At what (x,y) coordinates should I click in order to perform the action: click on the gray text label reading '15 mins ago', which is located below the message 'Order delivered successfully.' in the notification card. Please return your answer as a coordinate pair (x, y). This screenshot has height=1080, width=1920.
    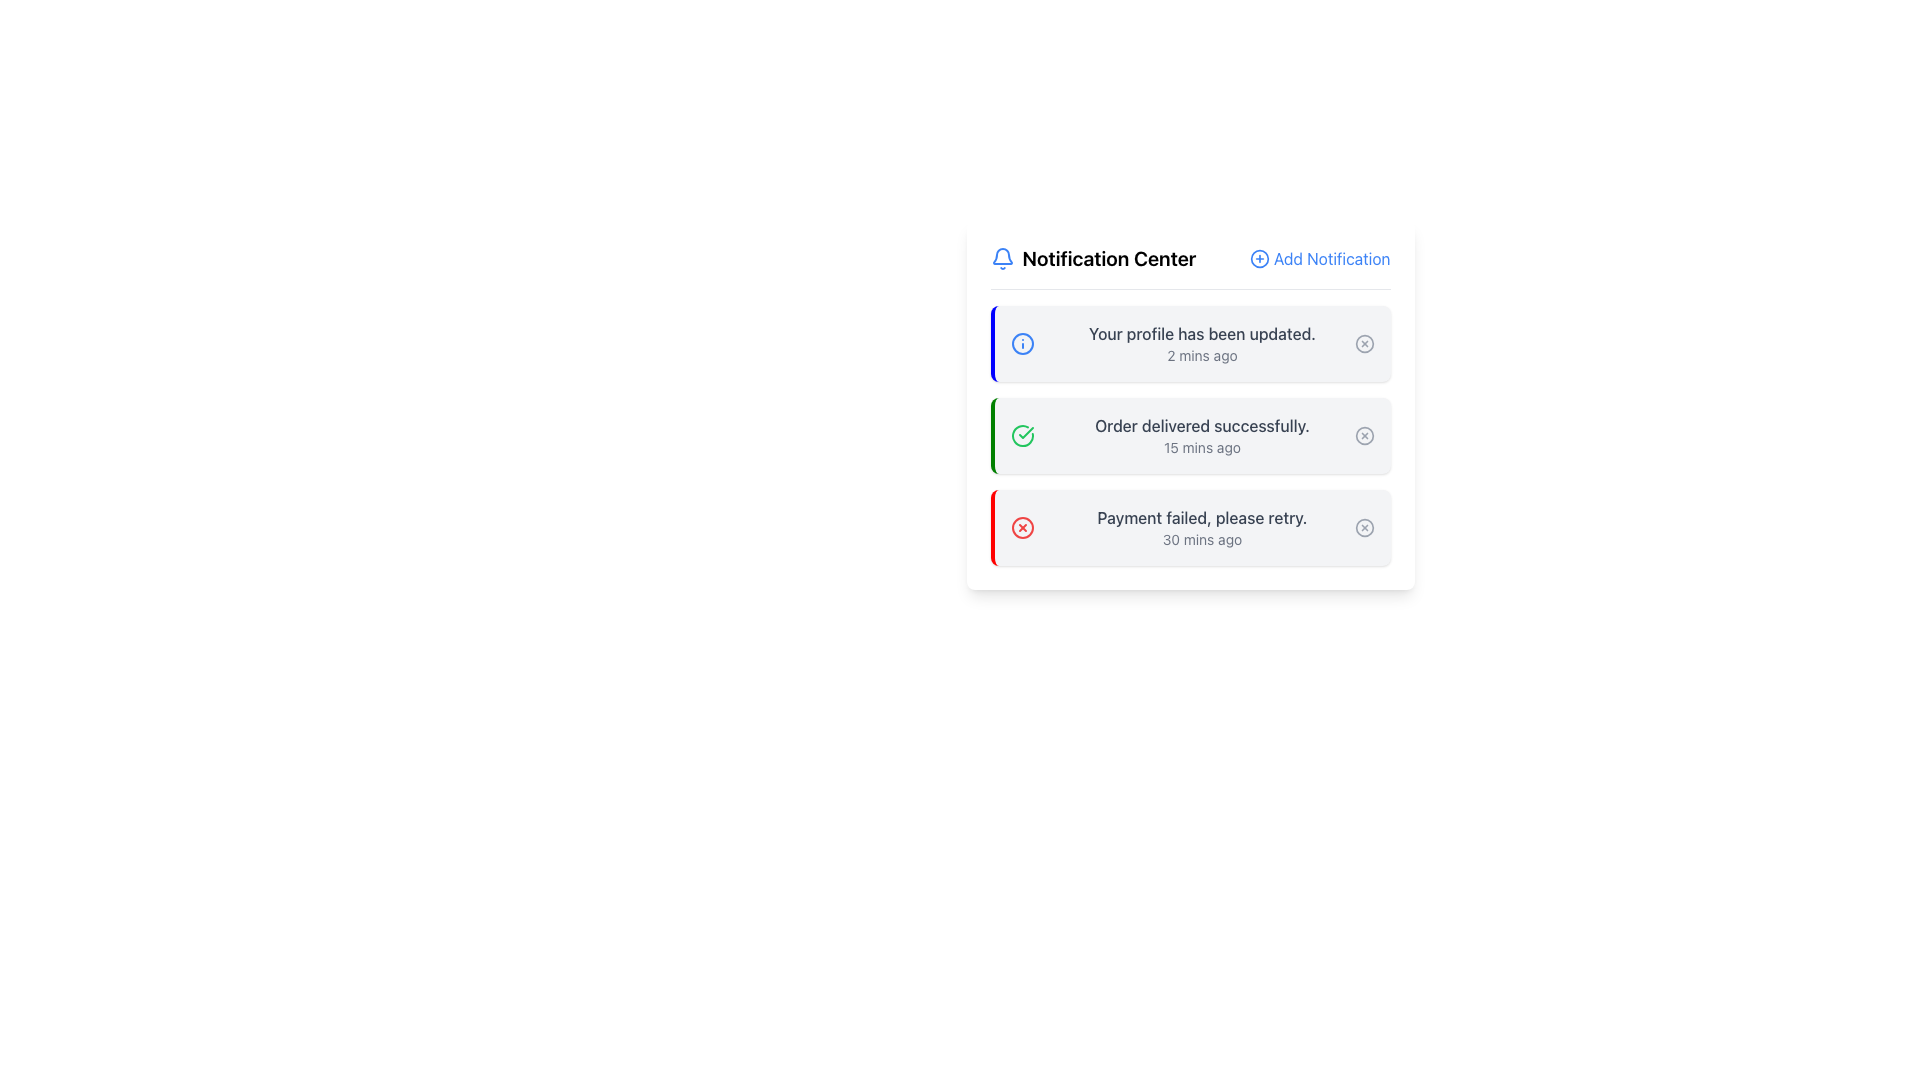
    Looking at the image, I should click on (1201, 446).